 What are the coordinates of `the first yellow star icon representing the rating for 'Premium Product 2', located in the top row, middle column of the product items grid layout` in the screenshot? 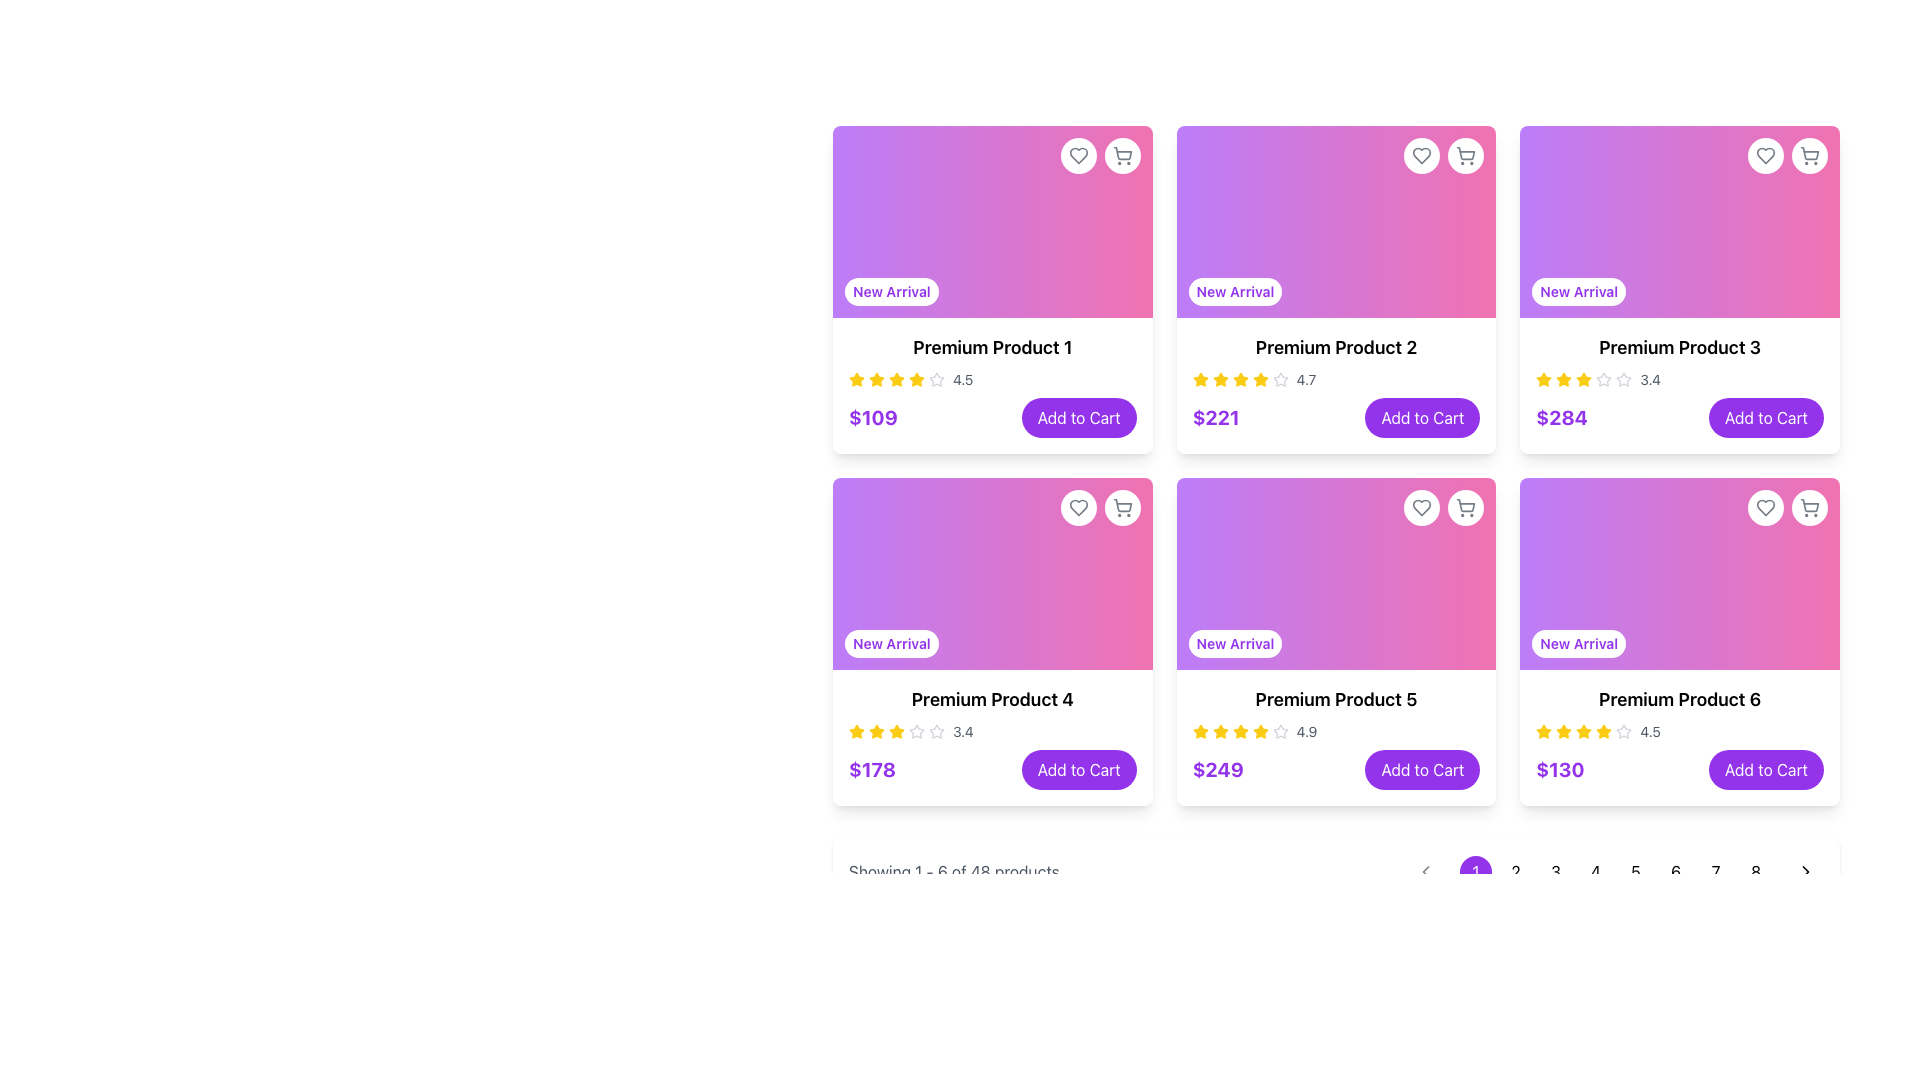 It's located at (1200, 380).